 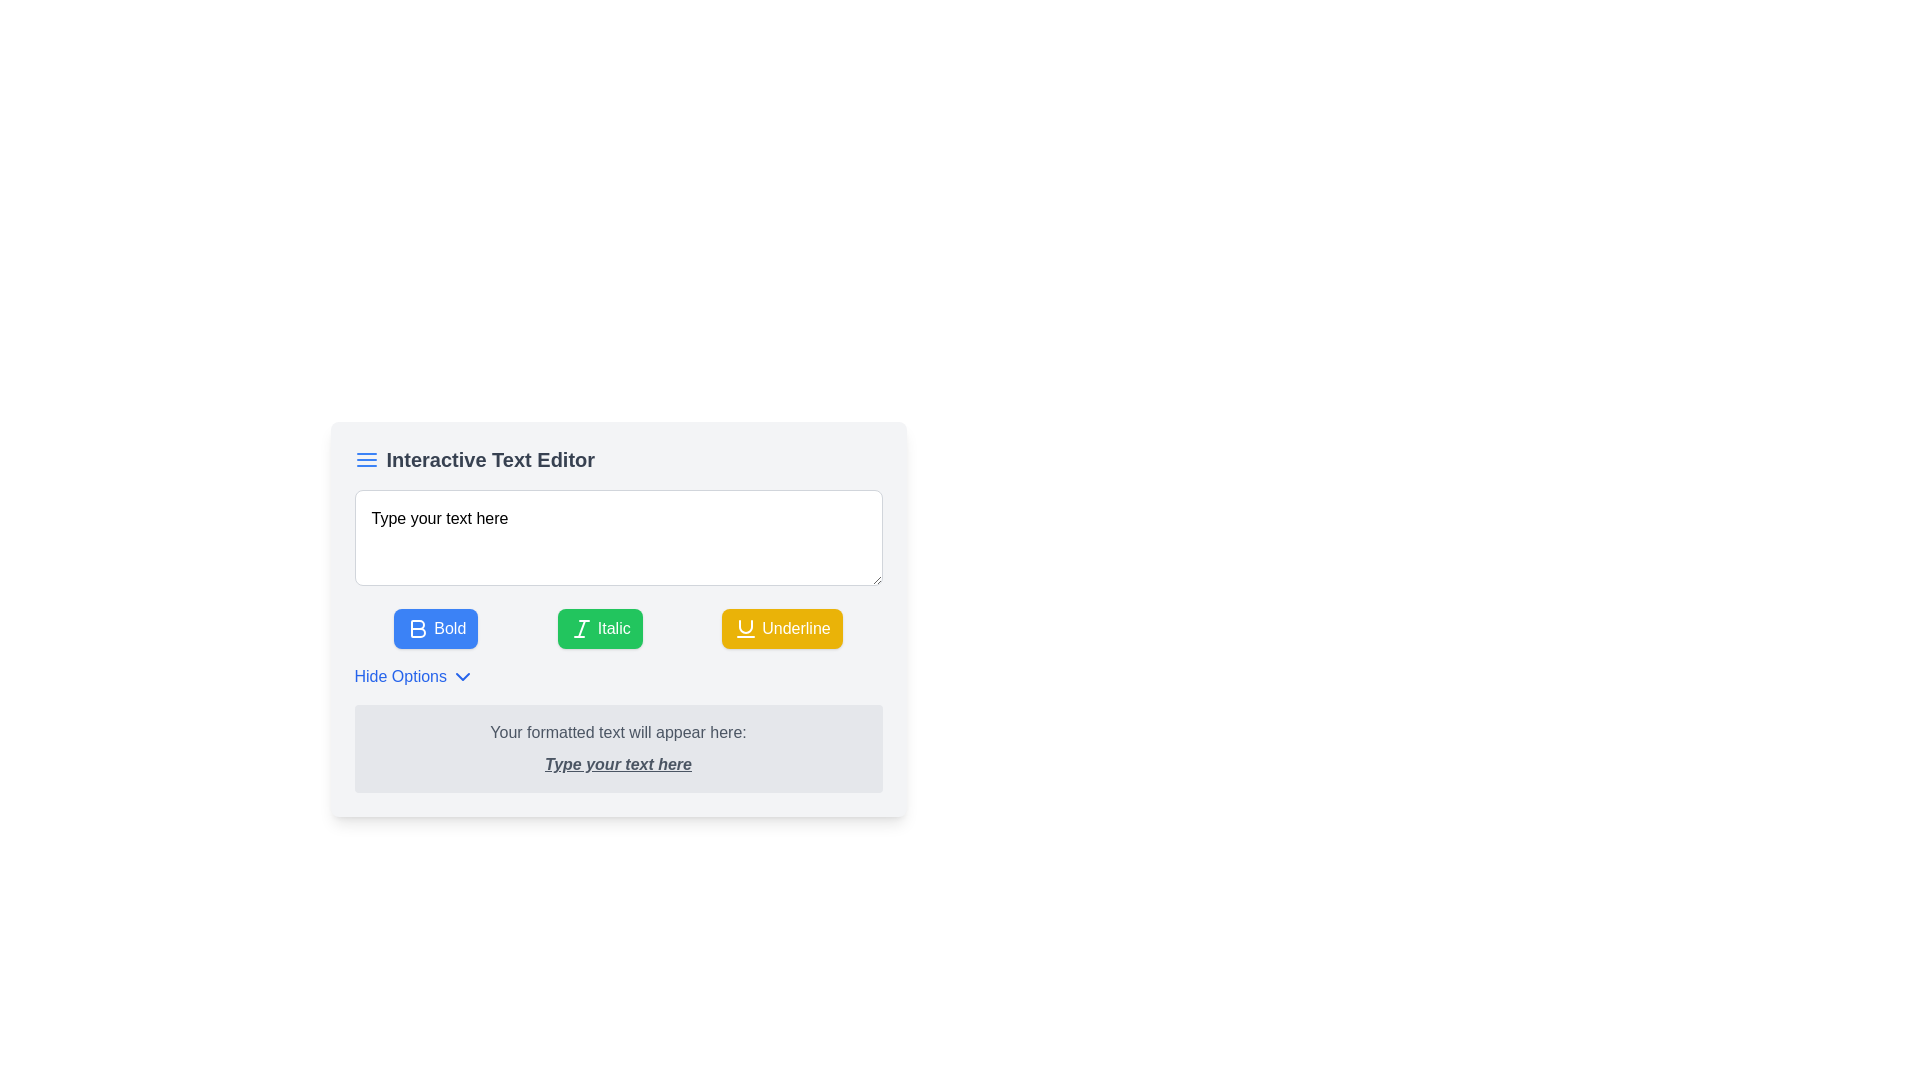 I want to click on the static text label element that reads 'Your formatted text will appear here:', which is positioned above the emphasized text segment 'Type your text here.', so click(x=617, y=732).